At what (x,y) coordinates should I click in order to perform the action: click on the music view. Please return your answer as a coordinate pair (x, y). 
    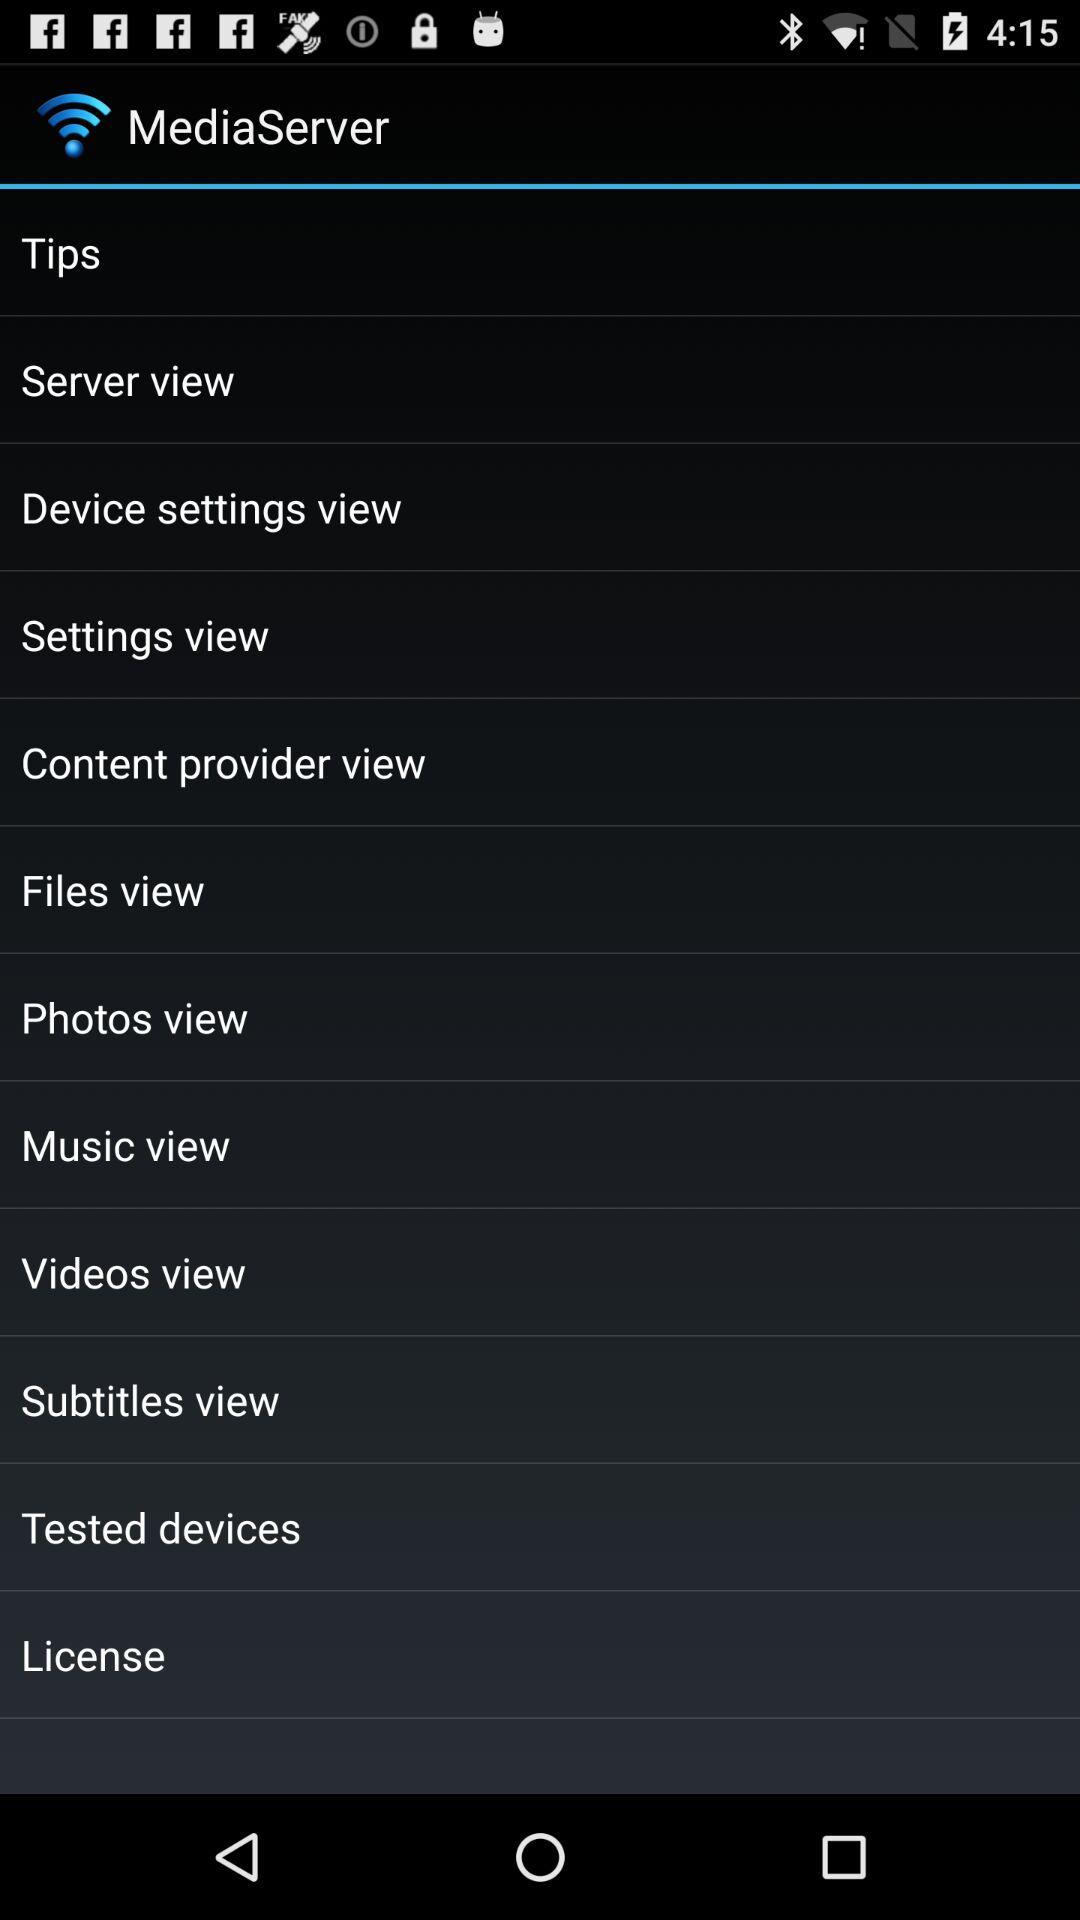
    Looking at the image, I should click on (540, 1144).